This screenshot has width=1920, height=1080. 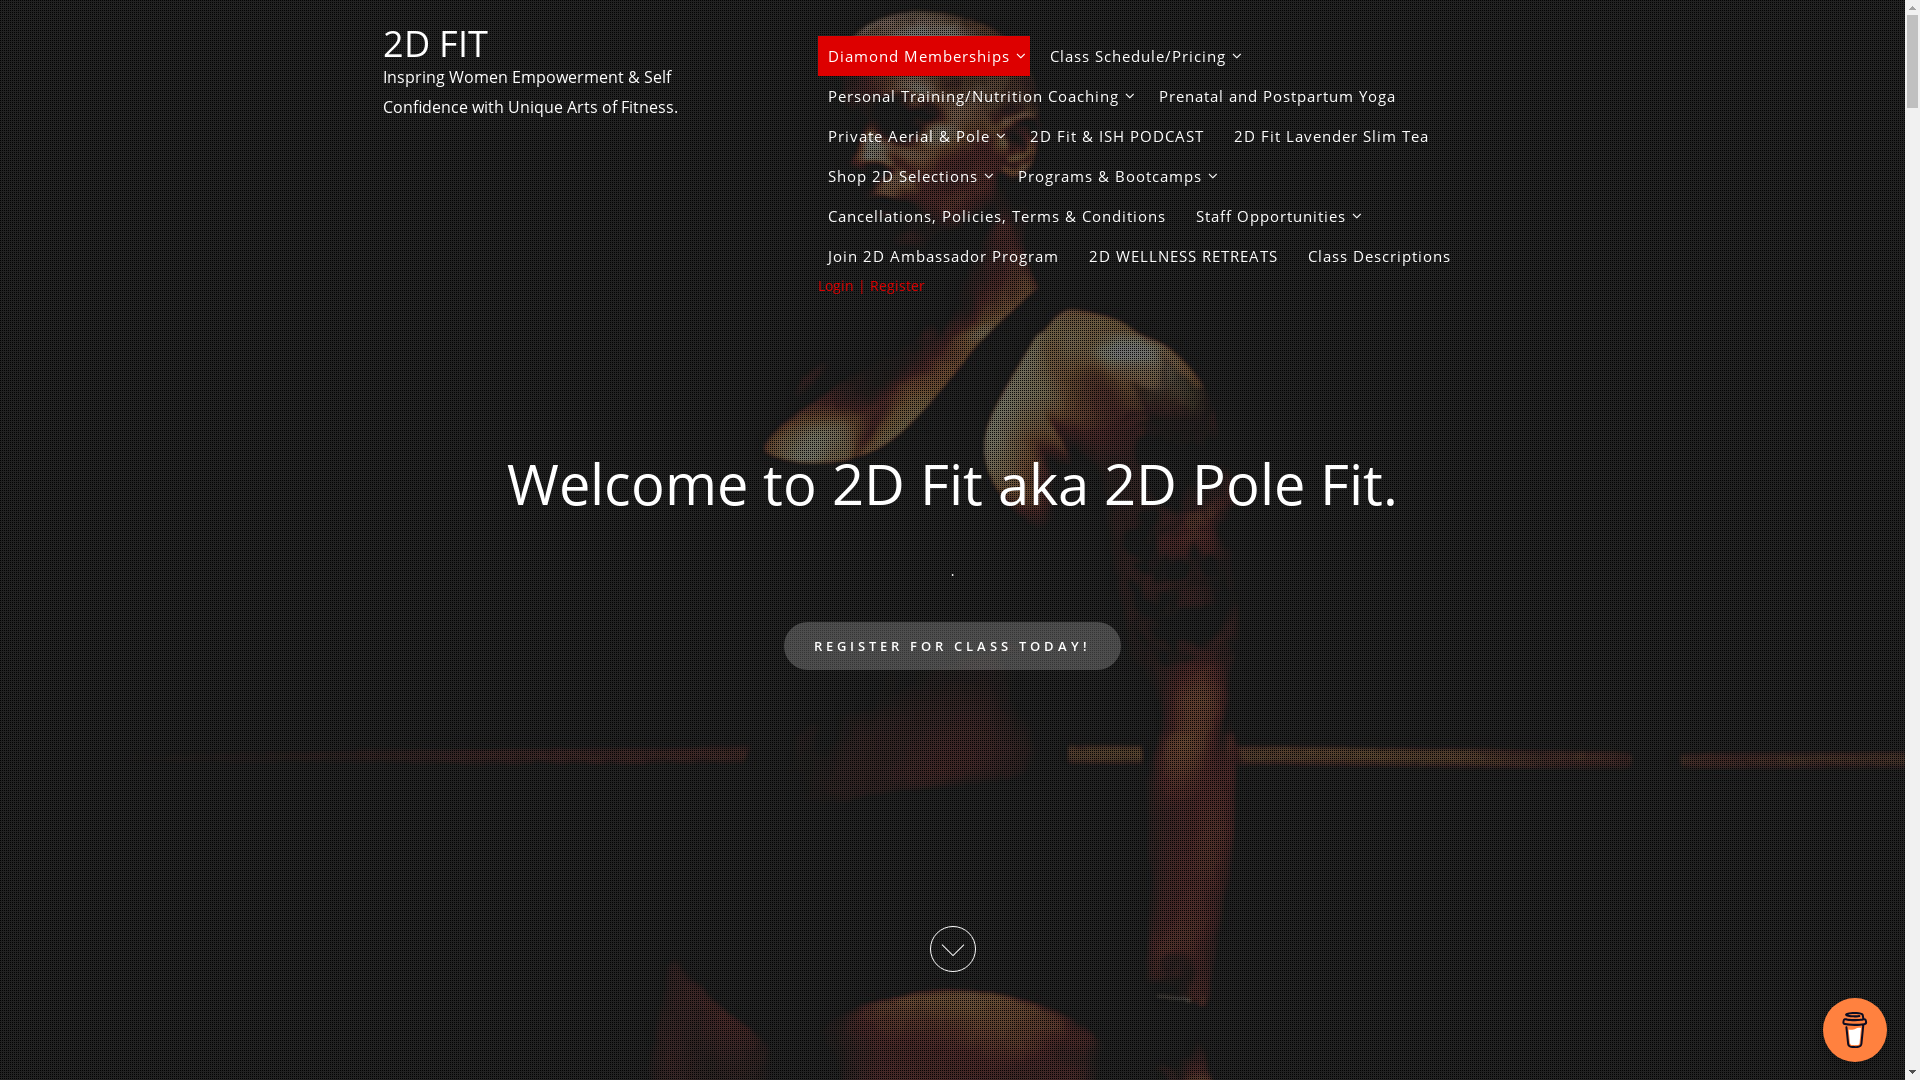 What do you see at coordinates (1378, 254) in the screenshot?
I see `'Class Descriptions'` at bounding box center [1378, 254].